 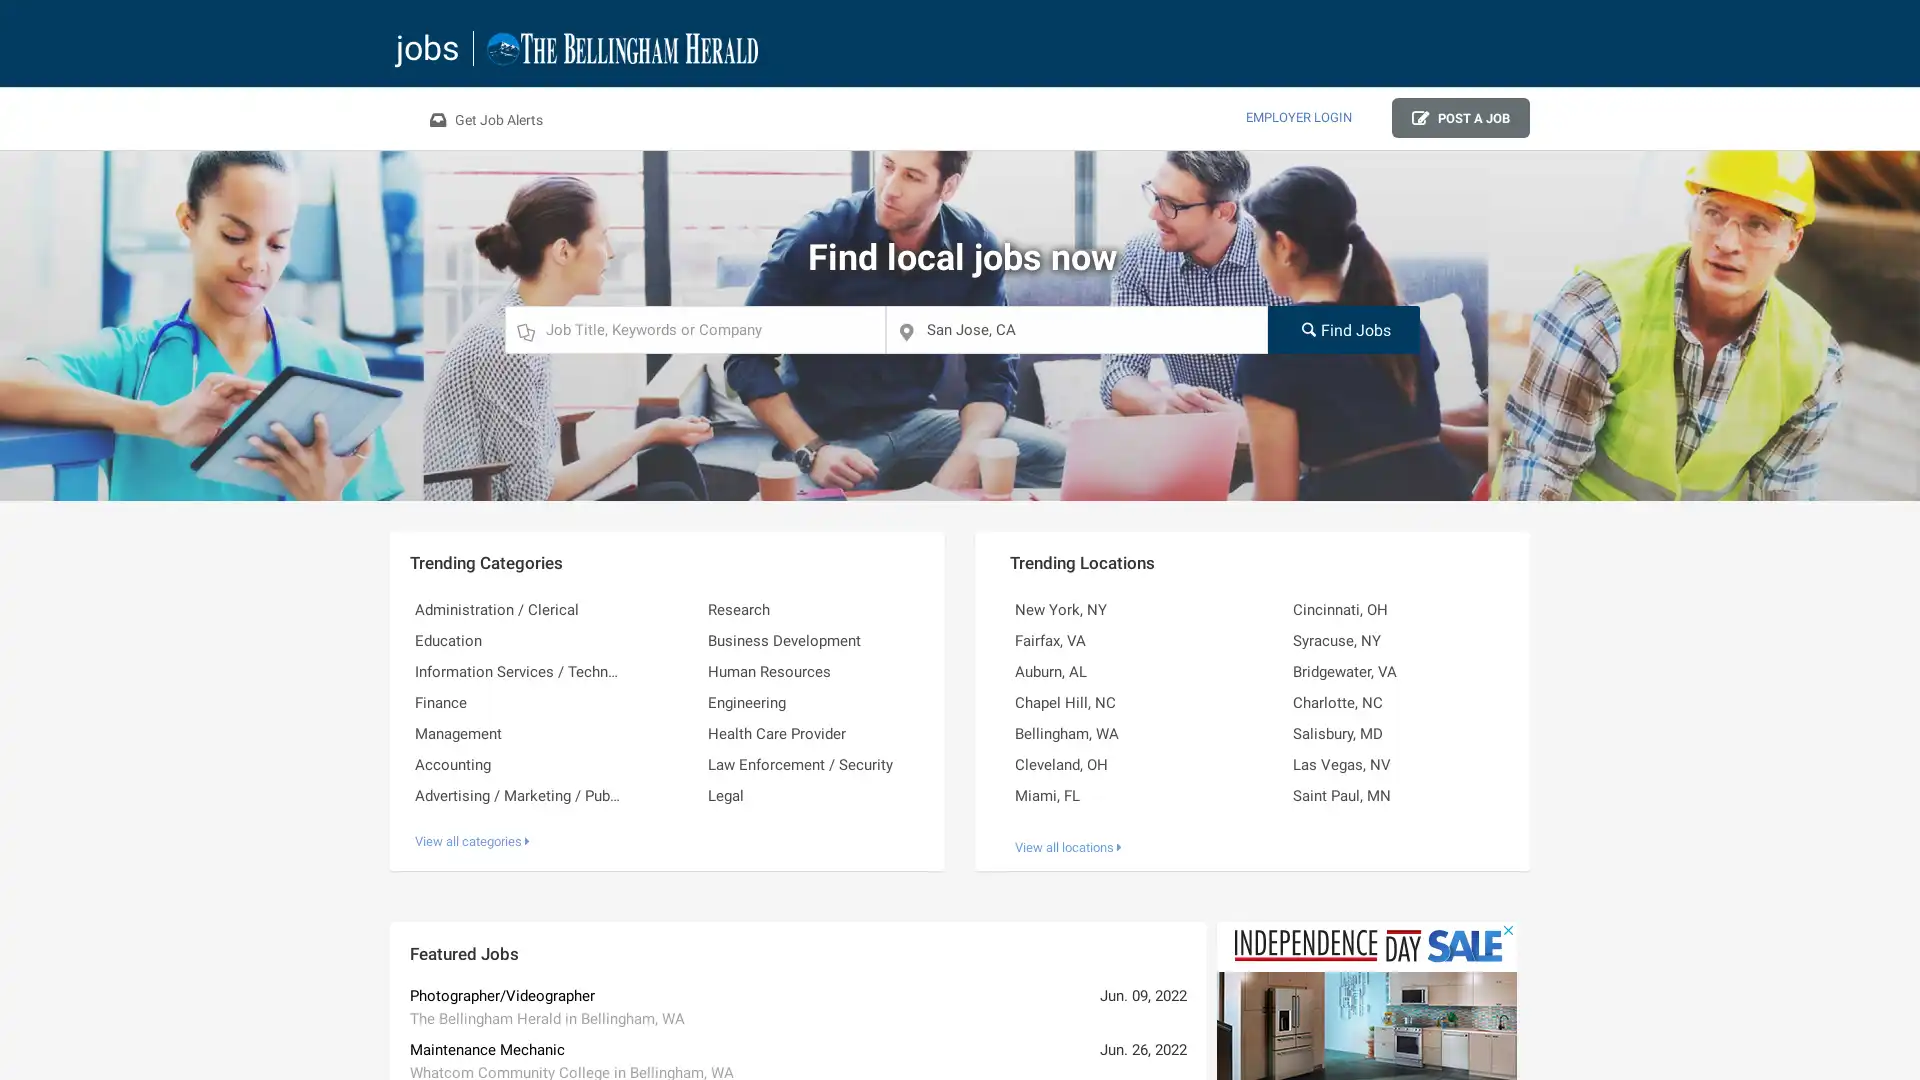 What do you see at coordinates (1343, 327) in the screenshot?
I see `Find Jobs` at bounding box center [1343, 327].